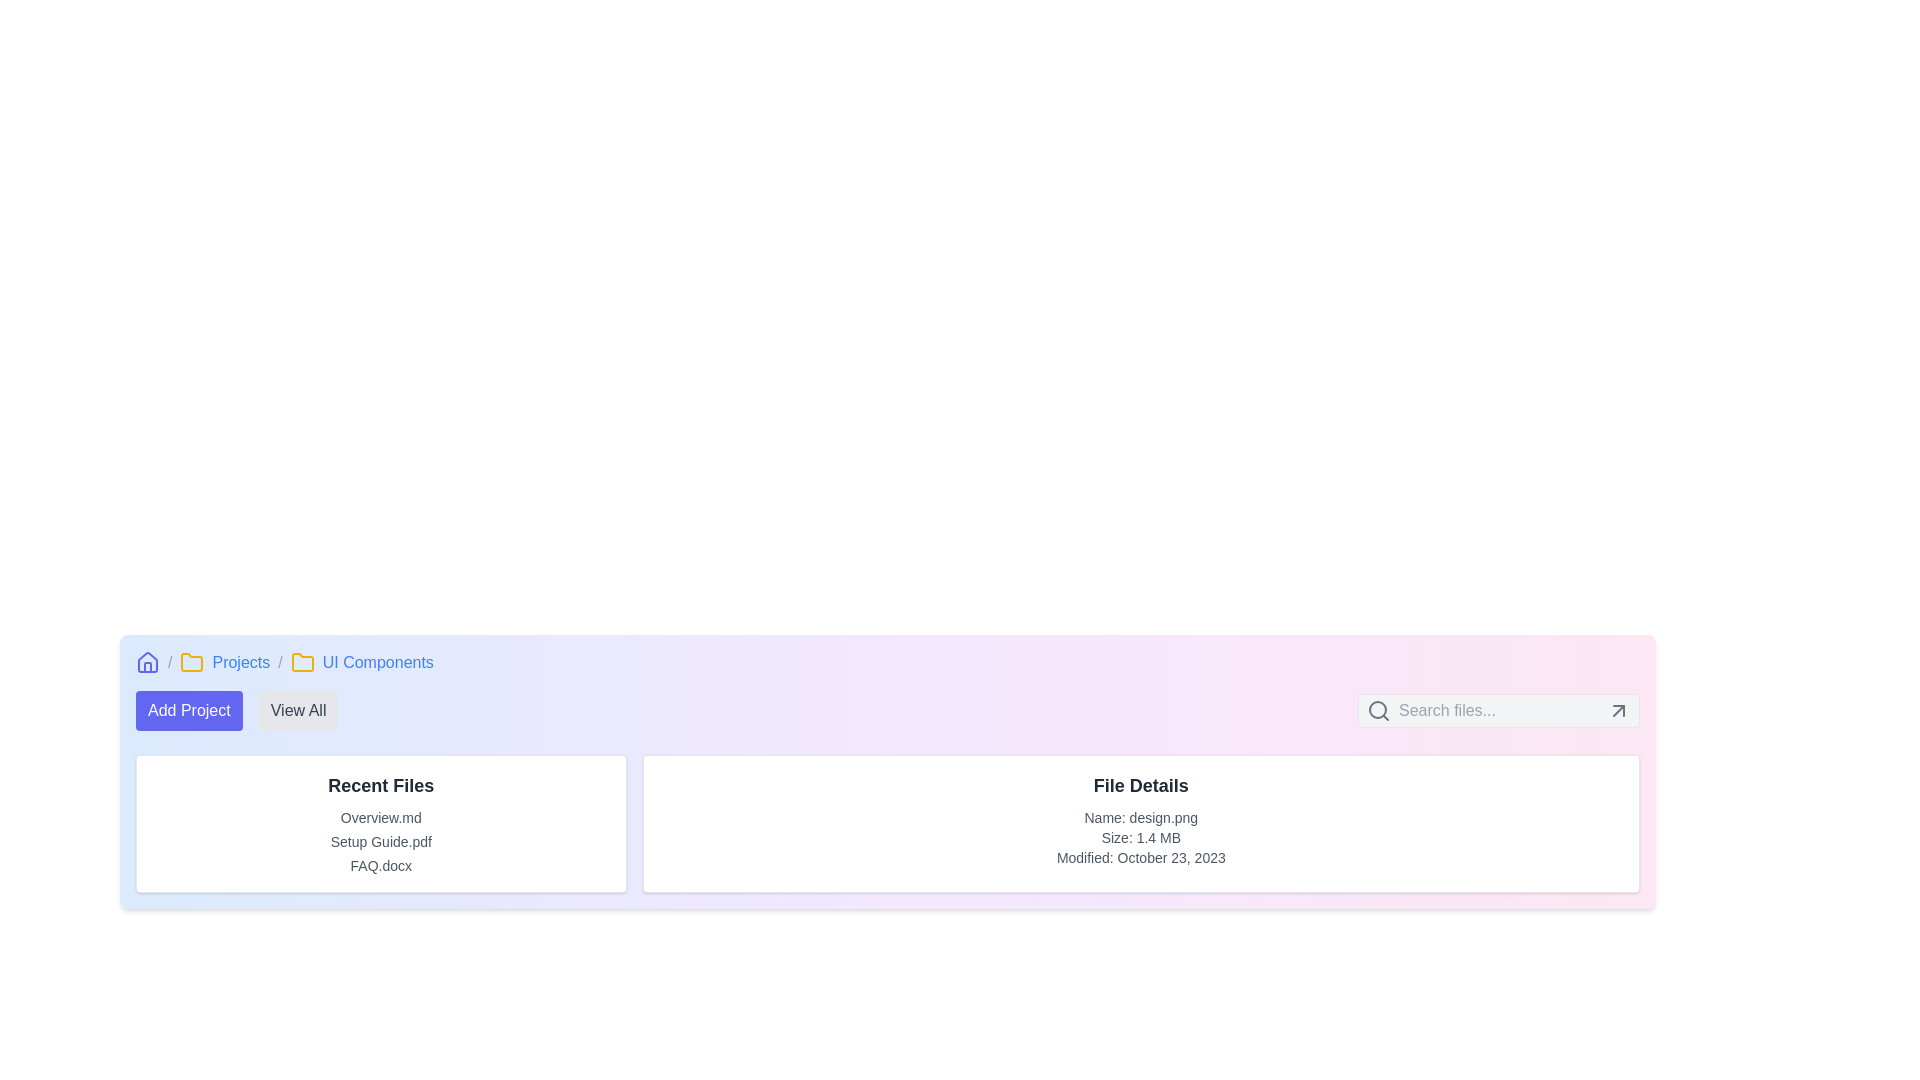 The height and width of the screenshot is (1080, 1920). I want to click on any file name in the 'Recent Files' section, which displays links to 'Overview.md', 'Setup Guide.pdf', and 'FAQ.docx', so click(380, 824).